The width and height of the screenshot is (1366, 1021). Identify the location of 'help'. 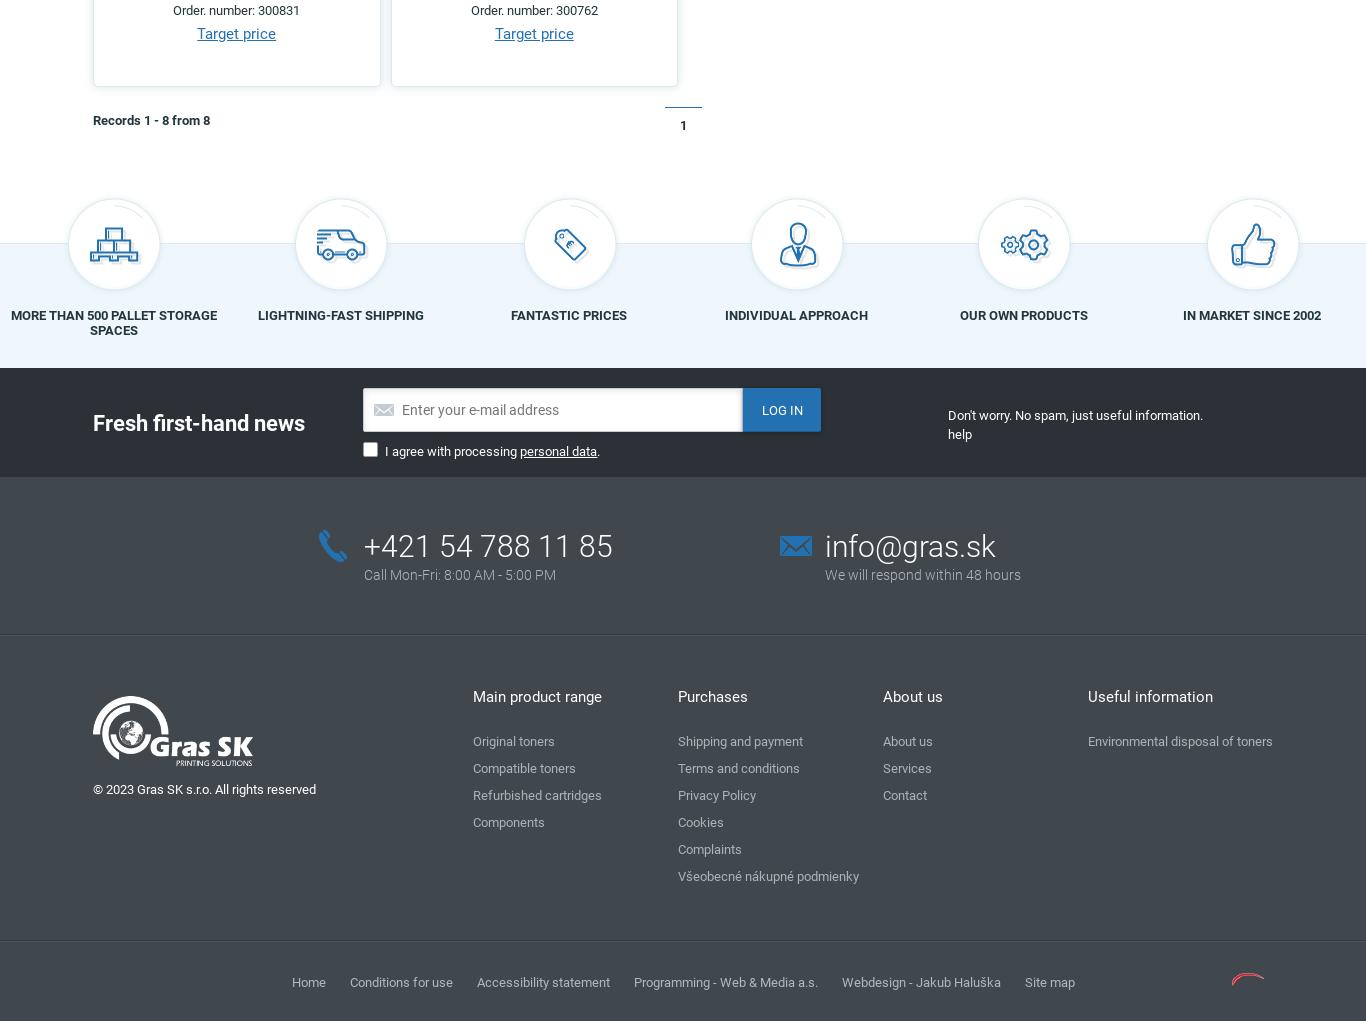
(958, 434).